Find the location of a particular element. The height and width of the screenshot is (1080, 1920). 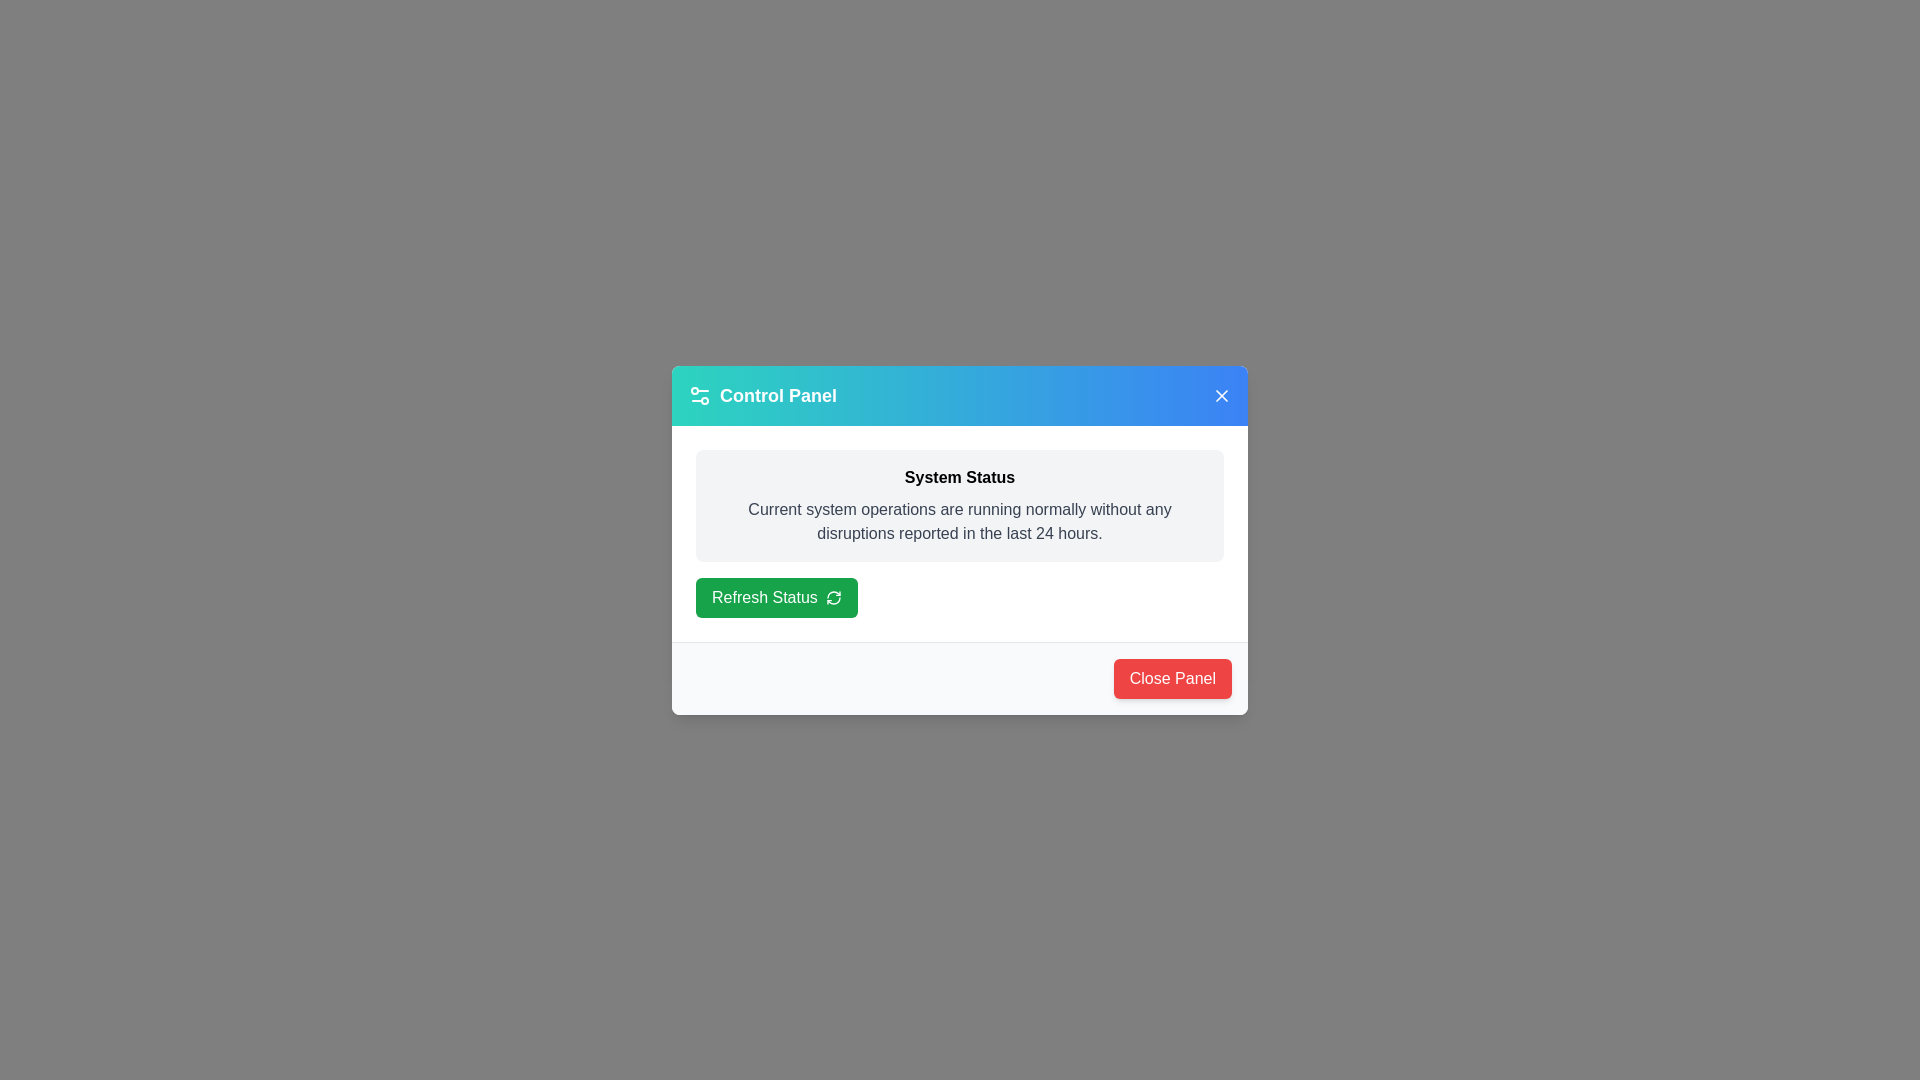

the text in the status message to highlight it is located at coordinates (960, 520).